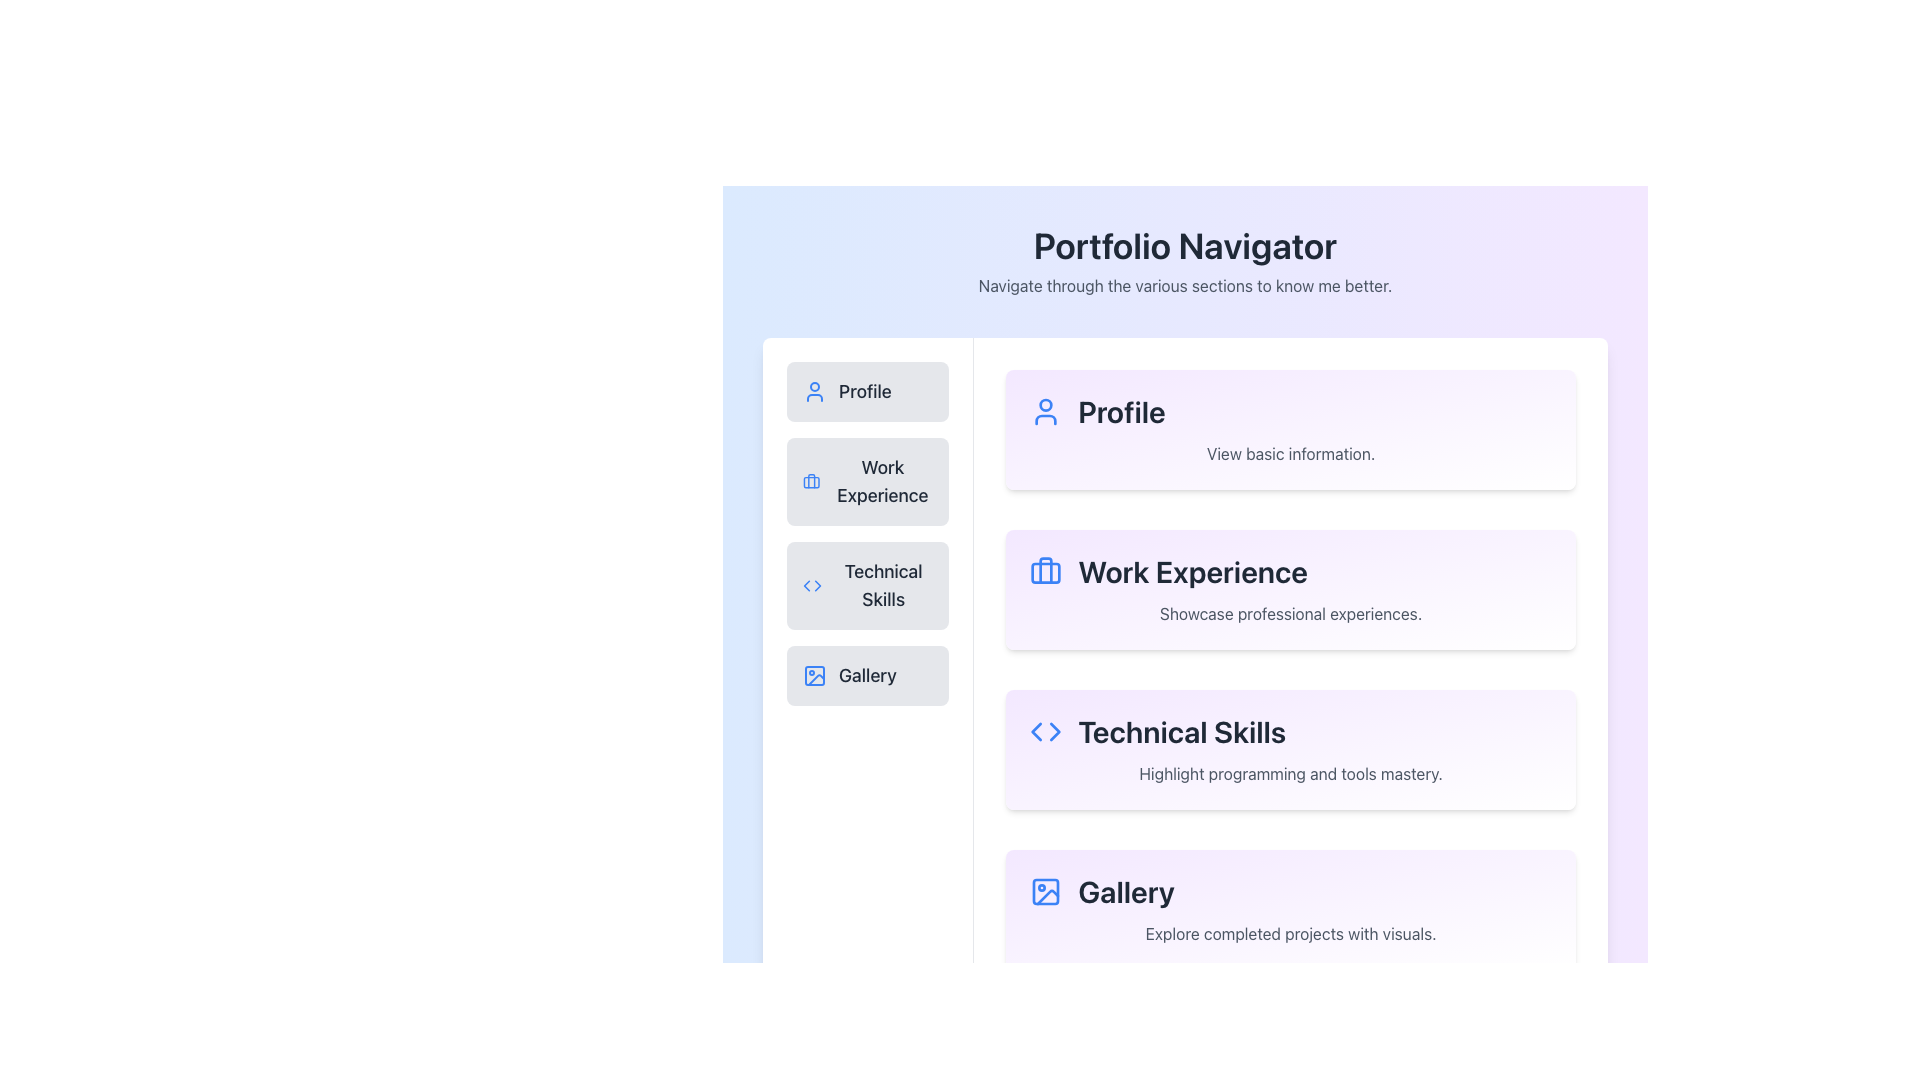 This screenshot has height=1080, width=1920. I want to click on the base rectangle of the briefcase icon in the 'Work Experience' section located in the sidebar navigation, so click(1045, 573).